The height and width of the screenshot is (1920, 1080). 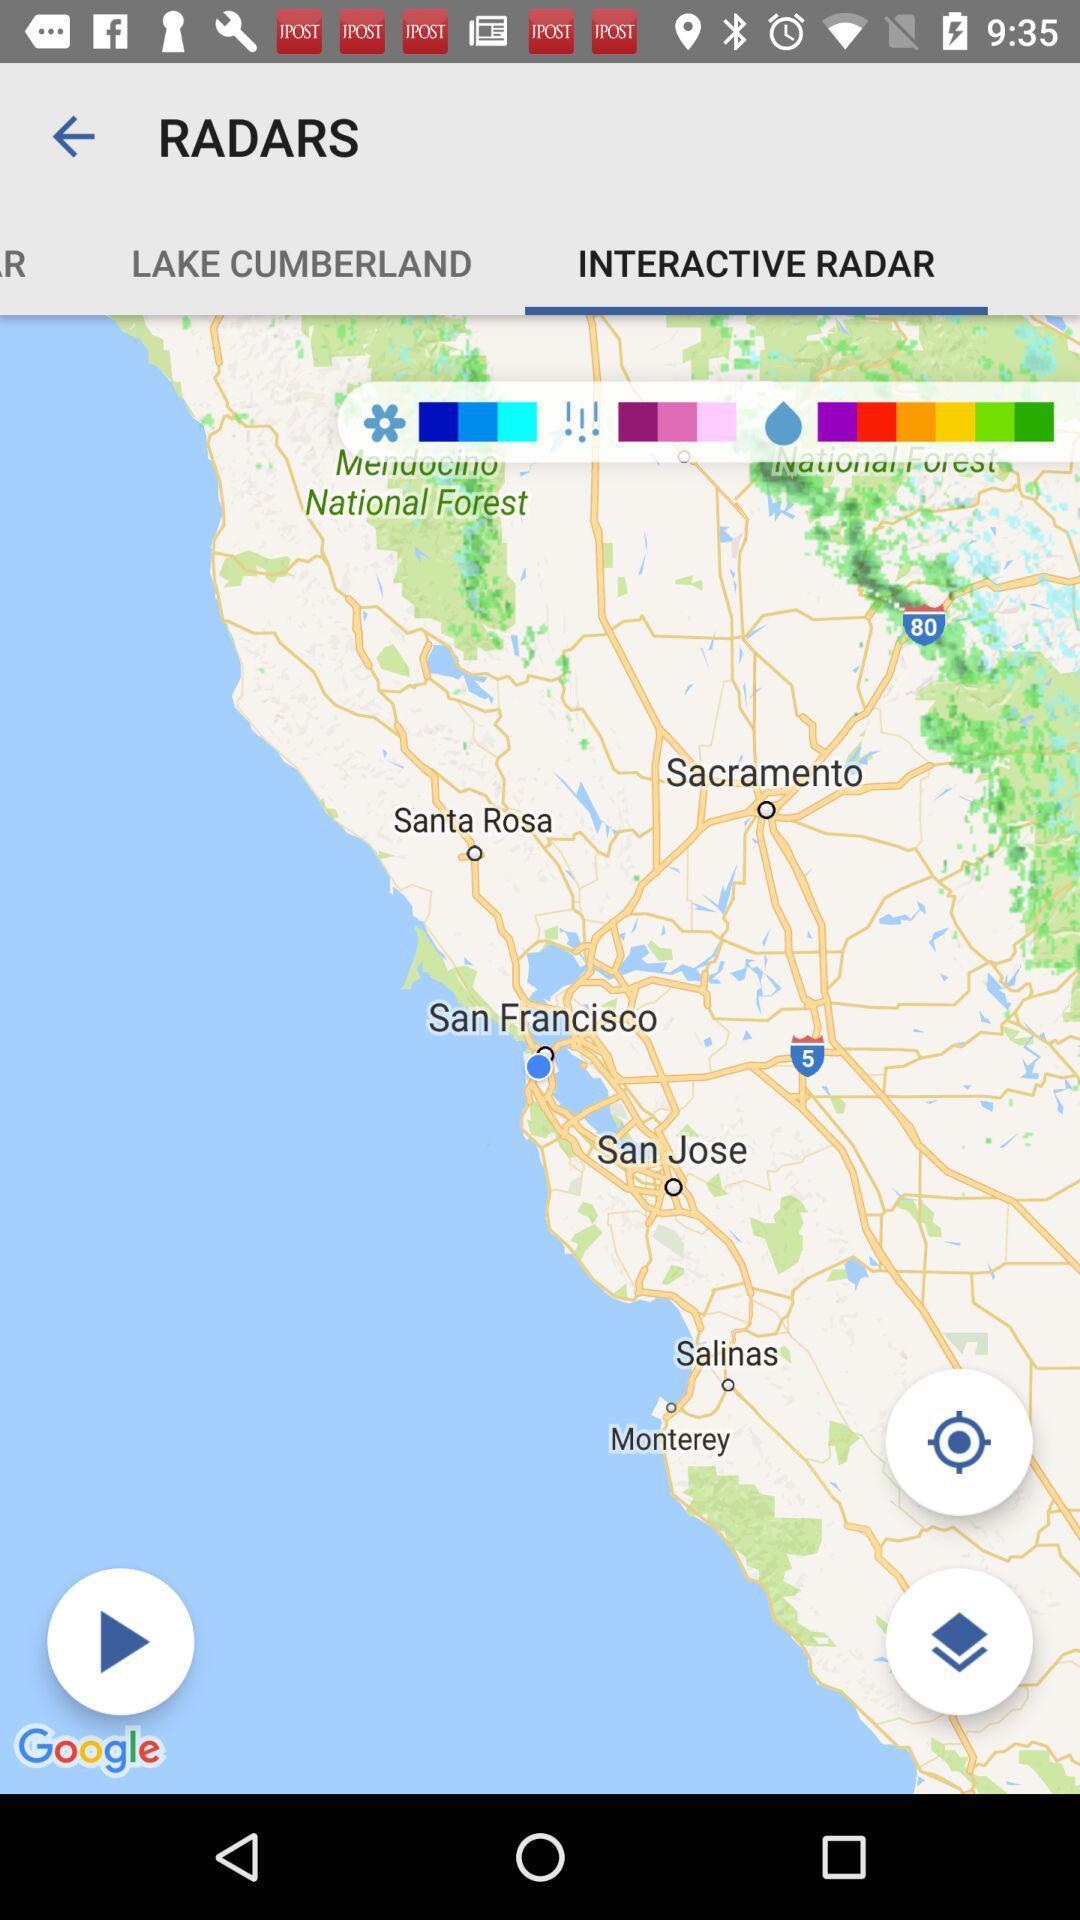 What do you see at coordinates (72, 135) in the screenshot?
I see `icon to the left of the radars` at bounding box center [72, 135].